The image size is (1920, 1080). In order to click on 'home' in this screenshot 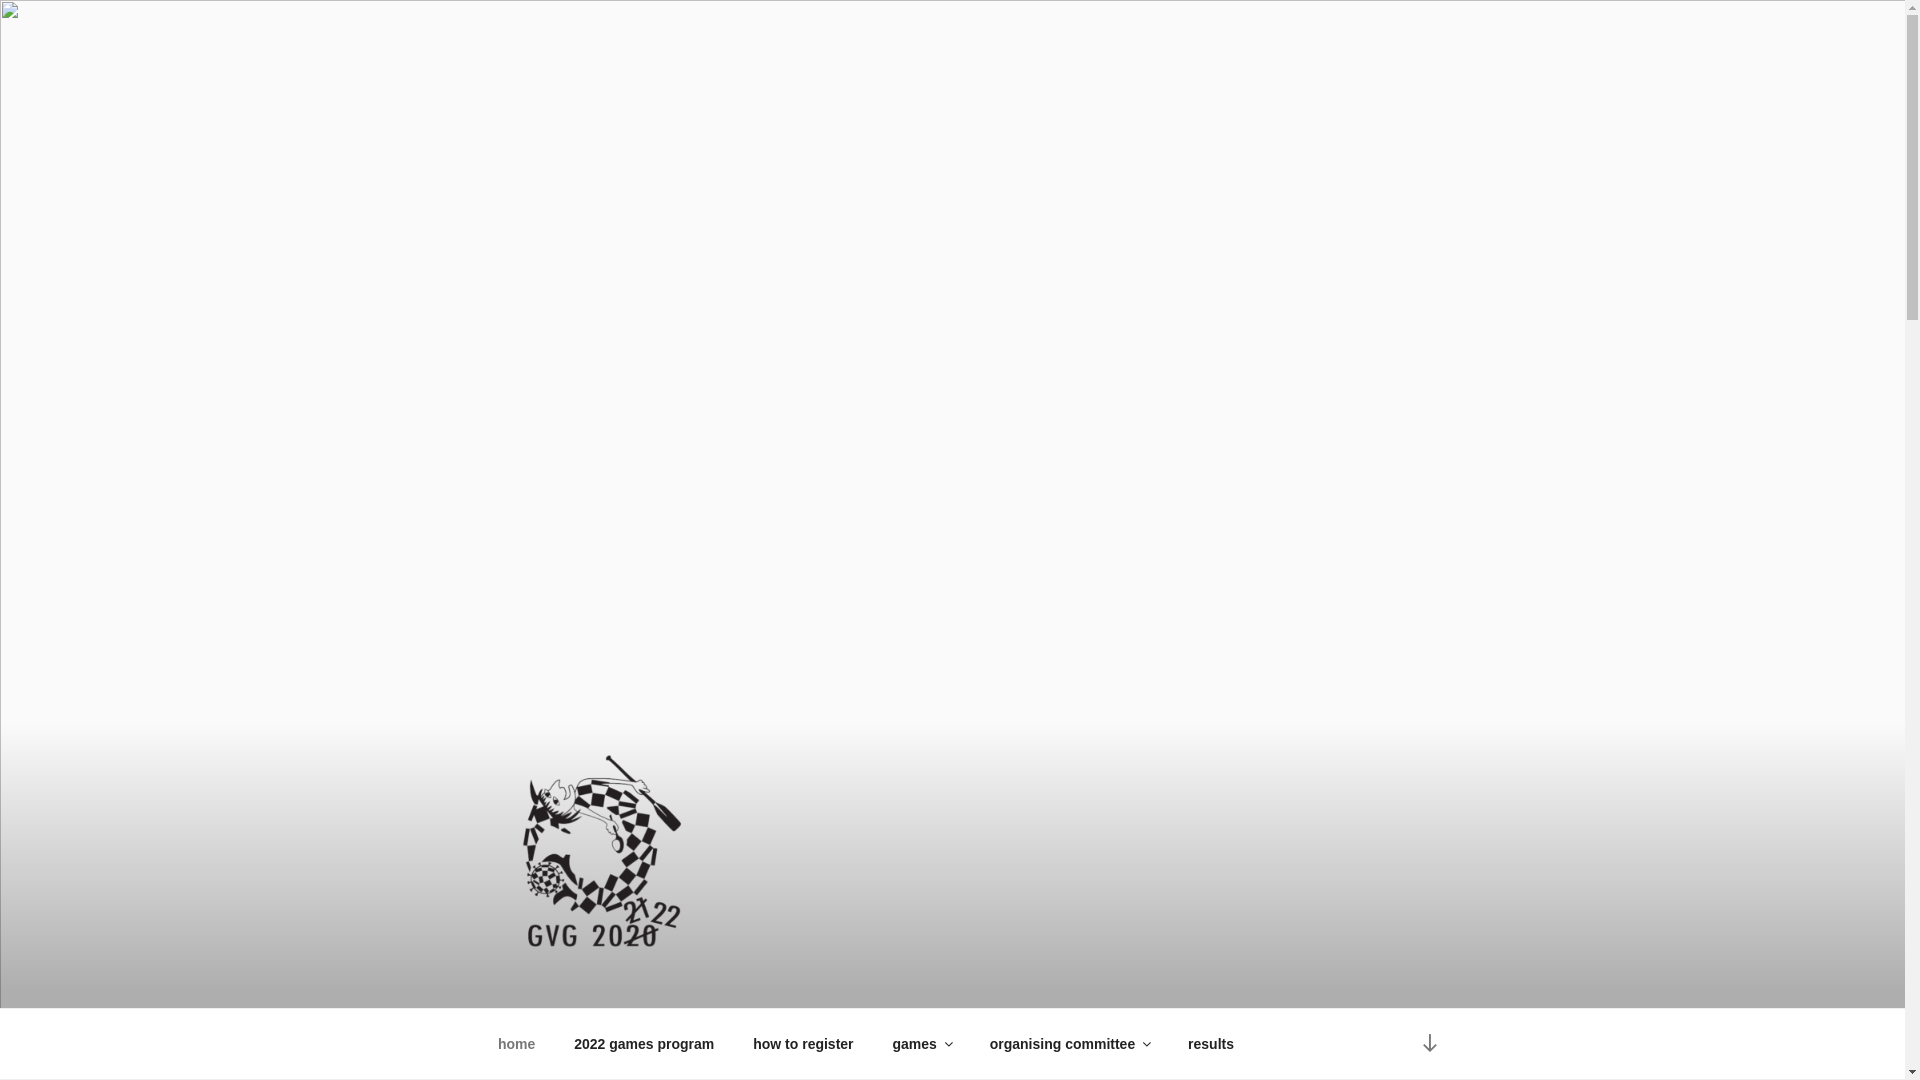, I will do `click(515, 1043)`.